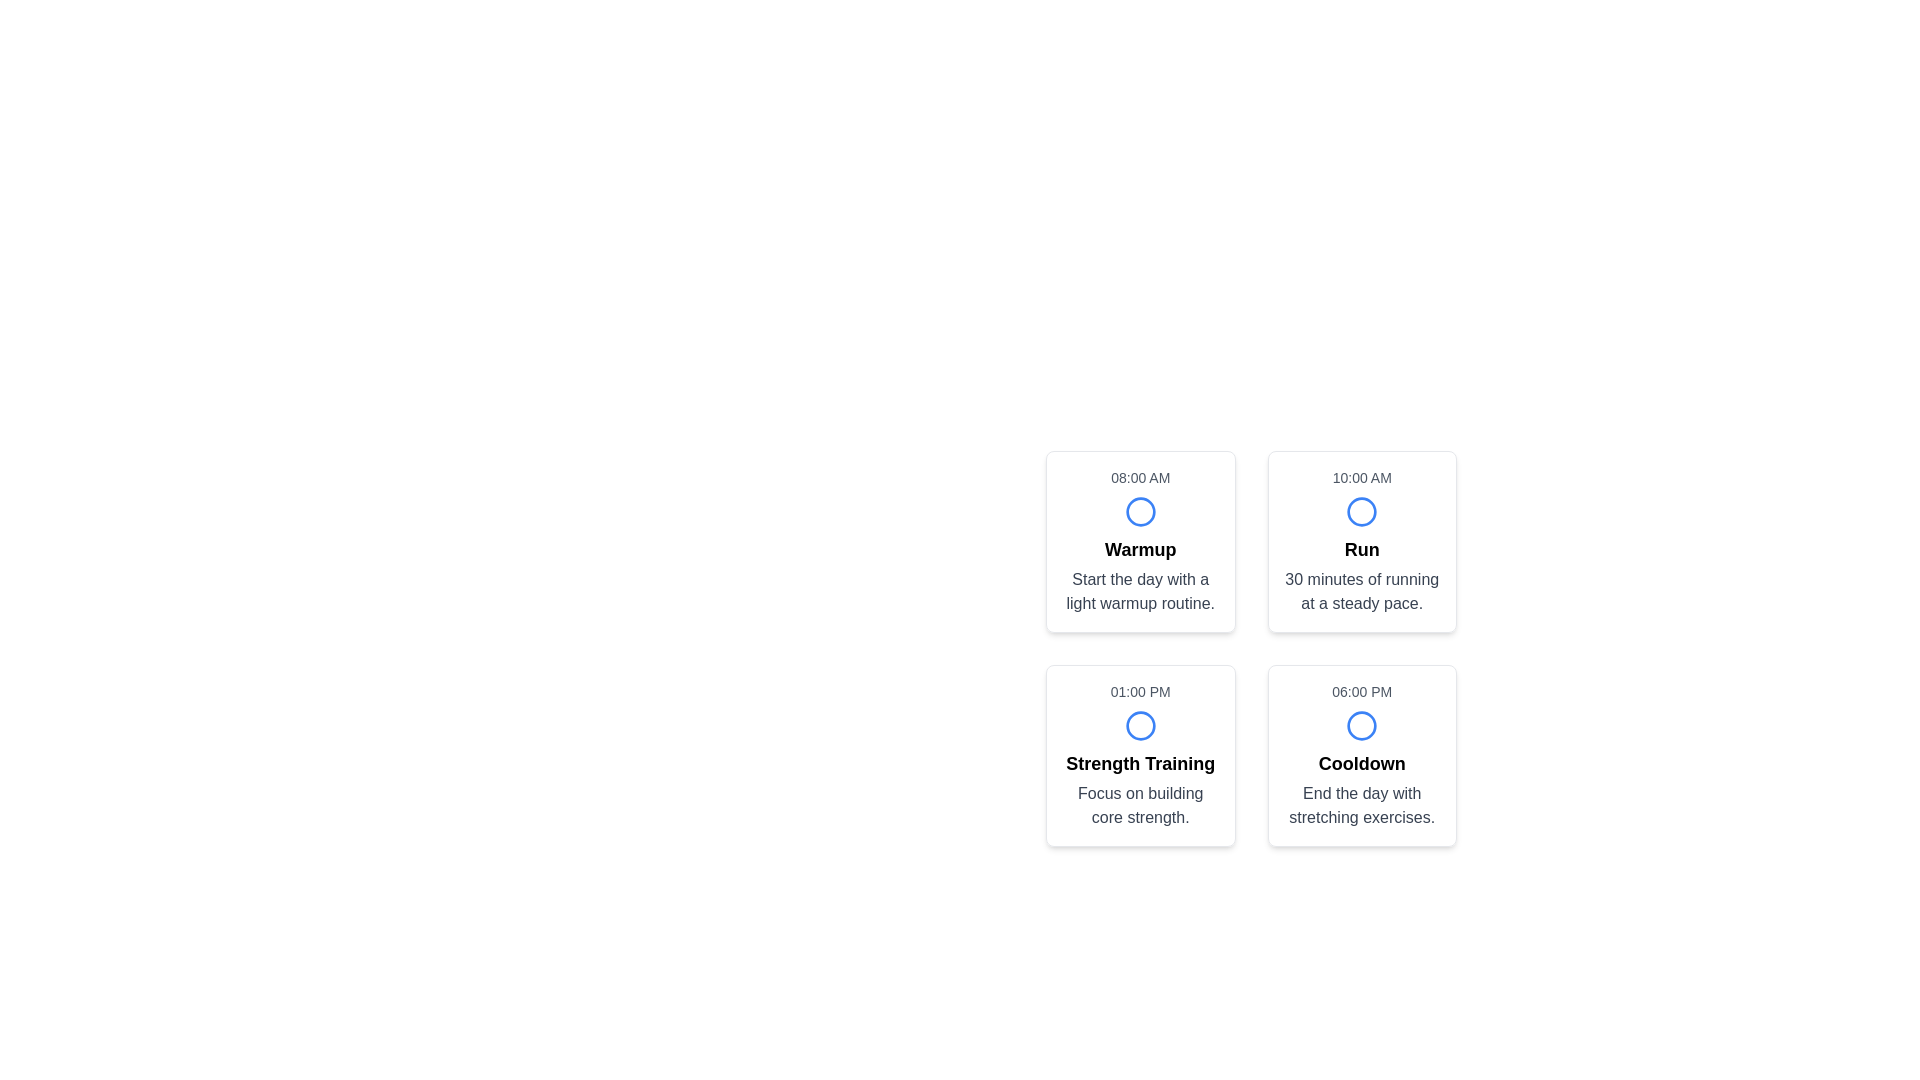 The height and width of the screenshot is (1080, 1920). Describe the element at coordinates (1140, 550) in the screenshot. I see `the 'Warmup' text label element, which is bold and large, positioned in the top-left card of a 2x2 grid layout, slightly above center vertically` at that location.